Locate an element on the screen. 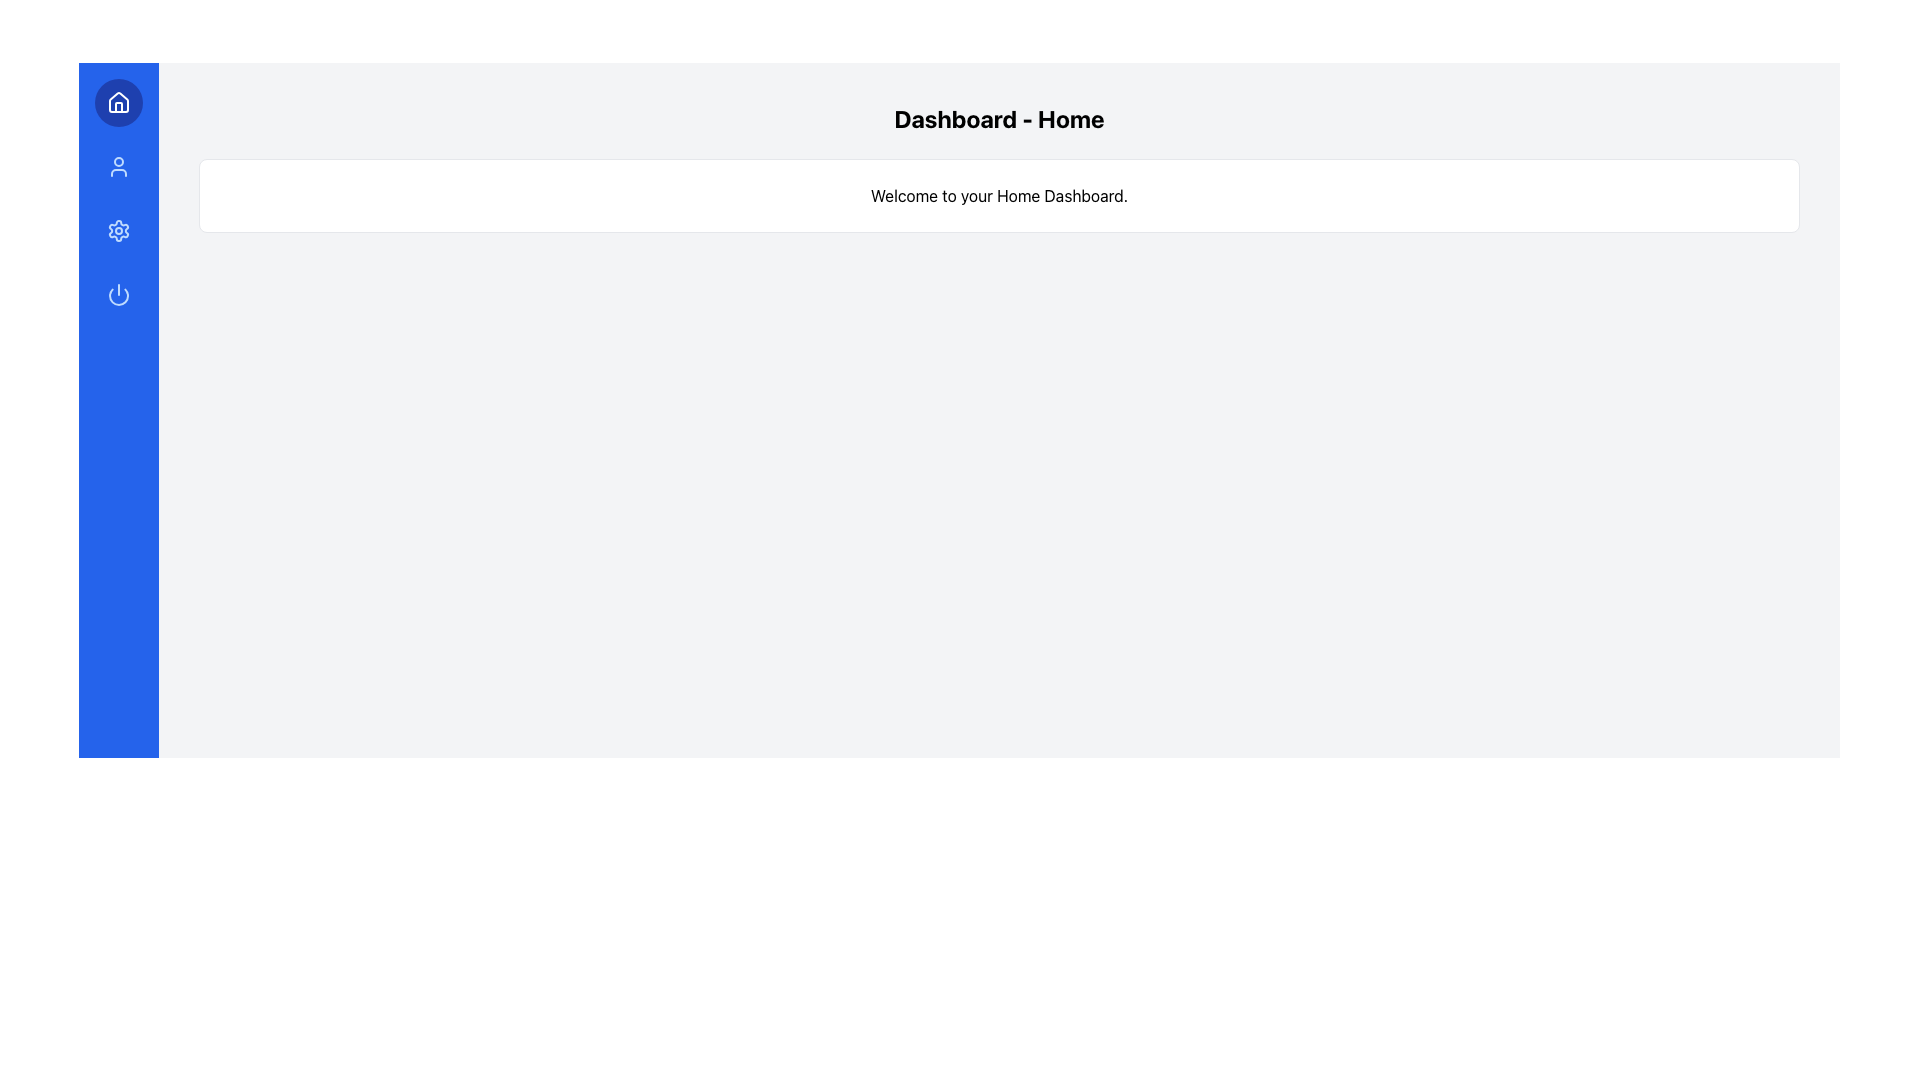  the settings button located in the vertical navigation bar, which is the fourth icon below the 'Profile' icon and above the 'Logout' icon is located at coordinates (118, 230).